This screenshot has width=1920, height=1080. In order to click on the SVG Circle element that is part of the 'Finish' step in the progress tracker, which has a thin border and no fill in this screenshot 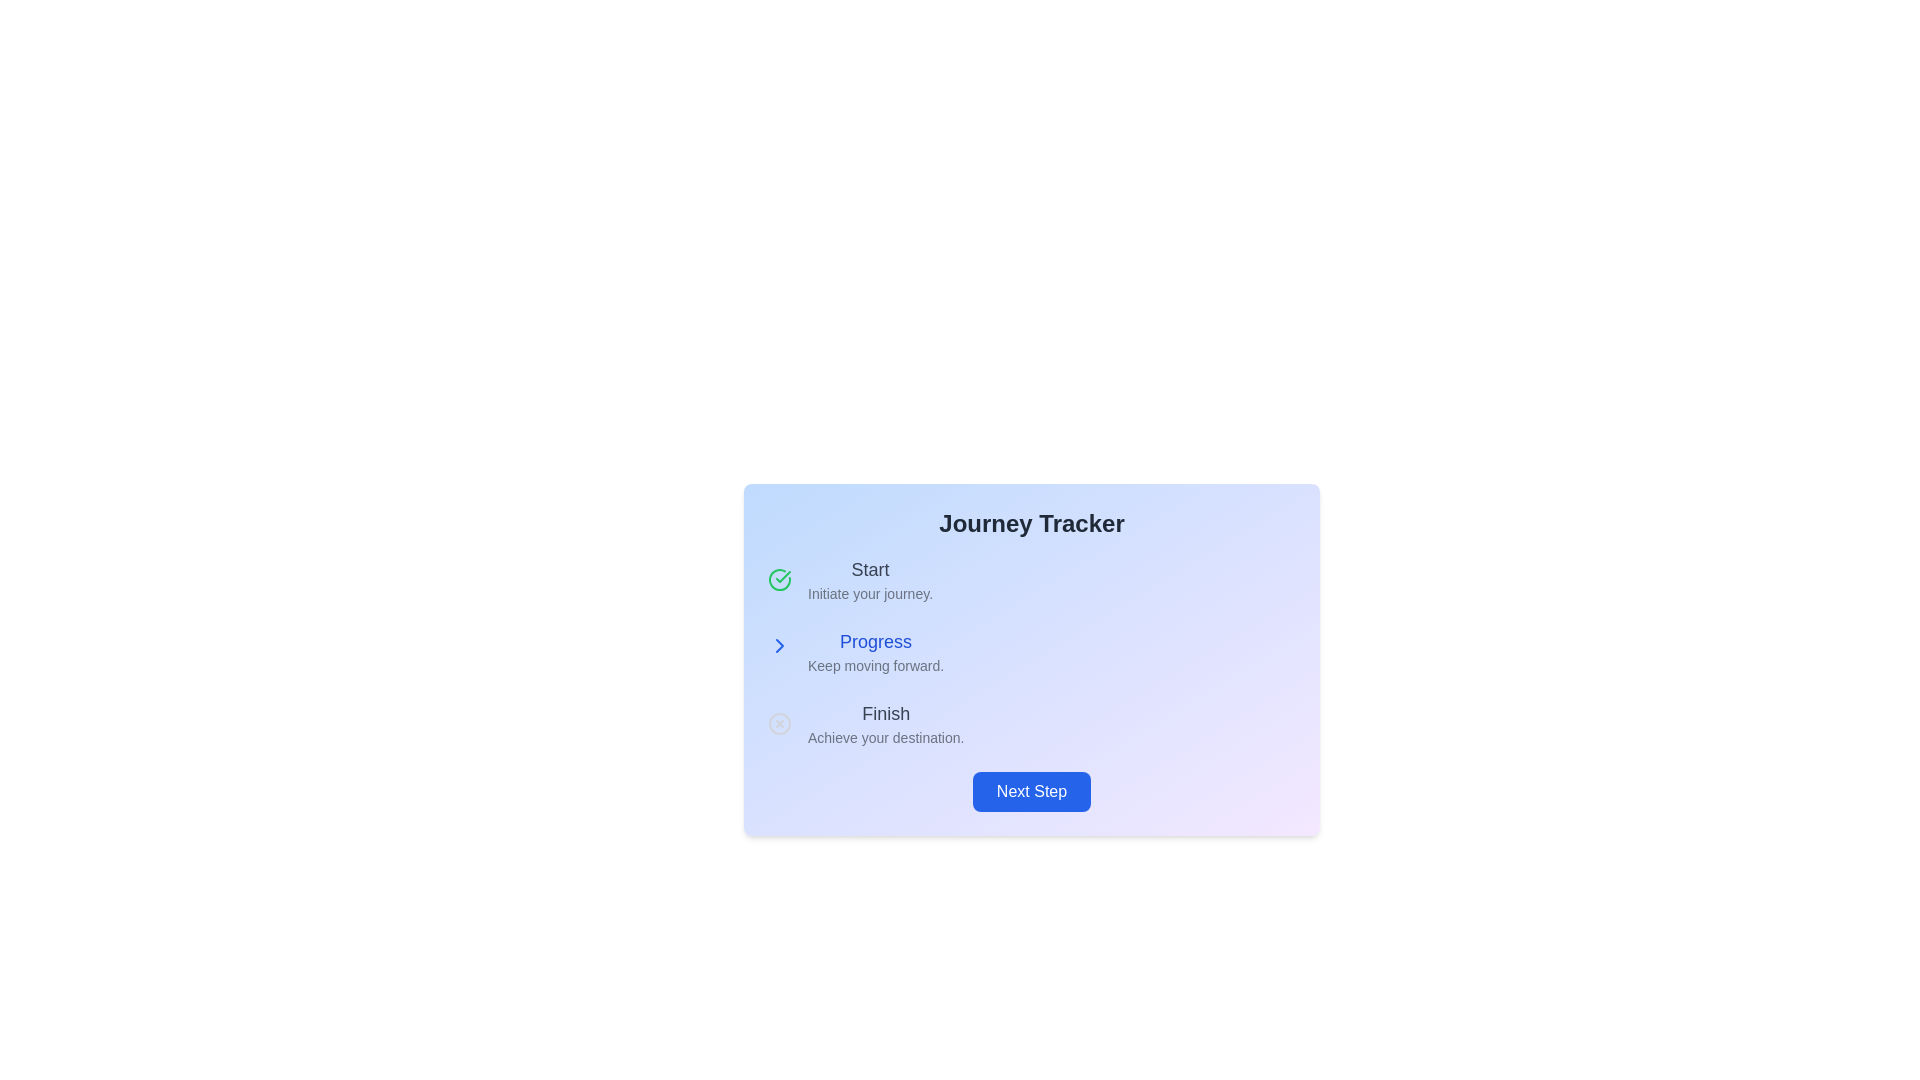, I will do `click(778, 724)`.